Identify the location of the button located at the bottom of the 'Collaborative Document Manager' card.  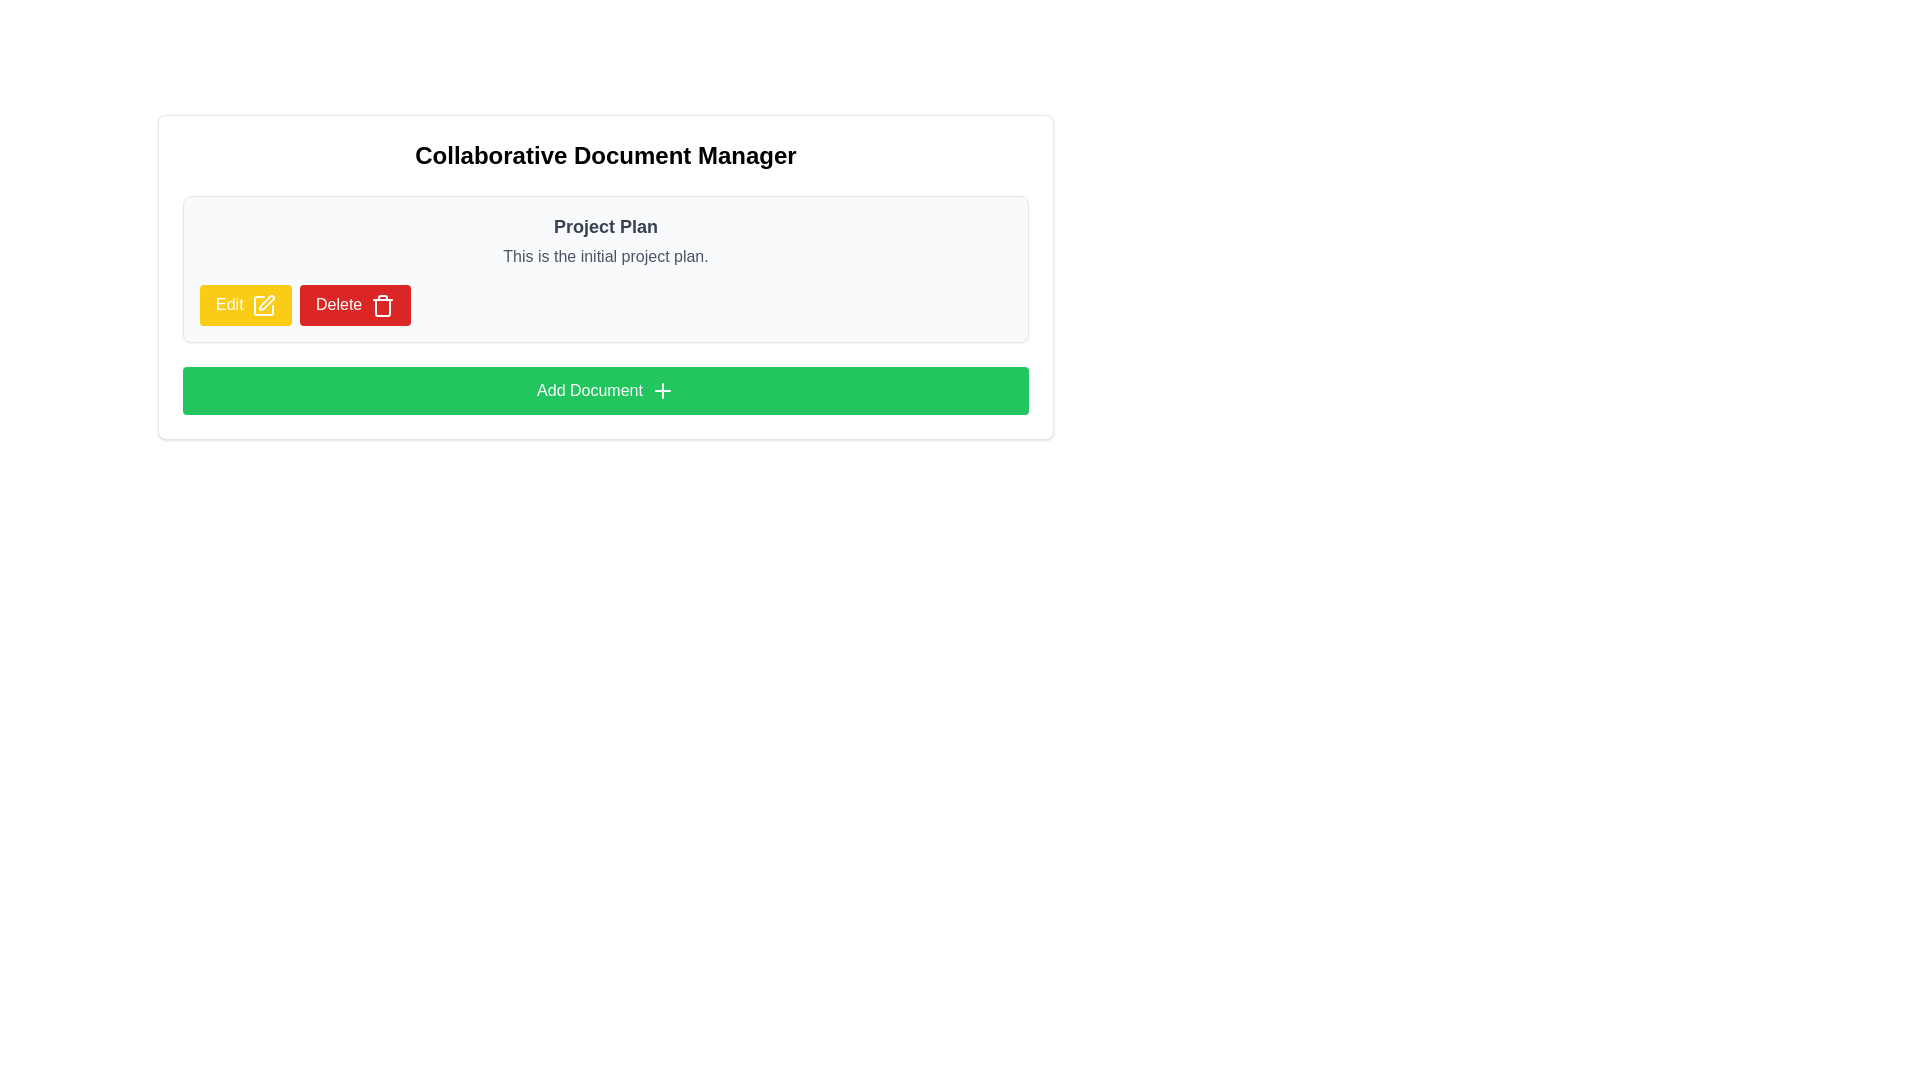
(604, 389).